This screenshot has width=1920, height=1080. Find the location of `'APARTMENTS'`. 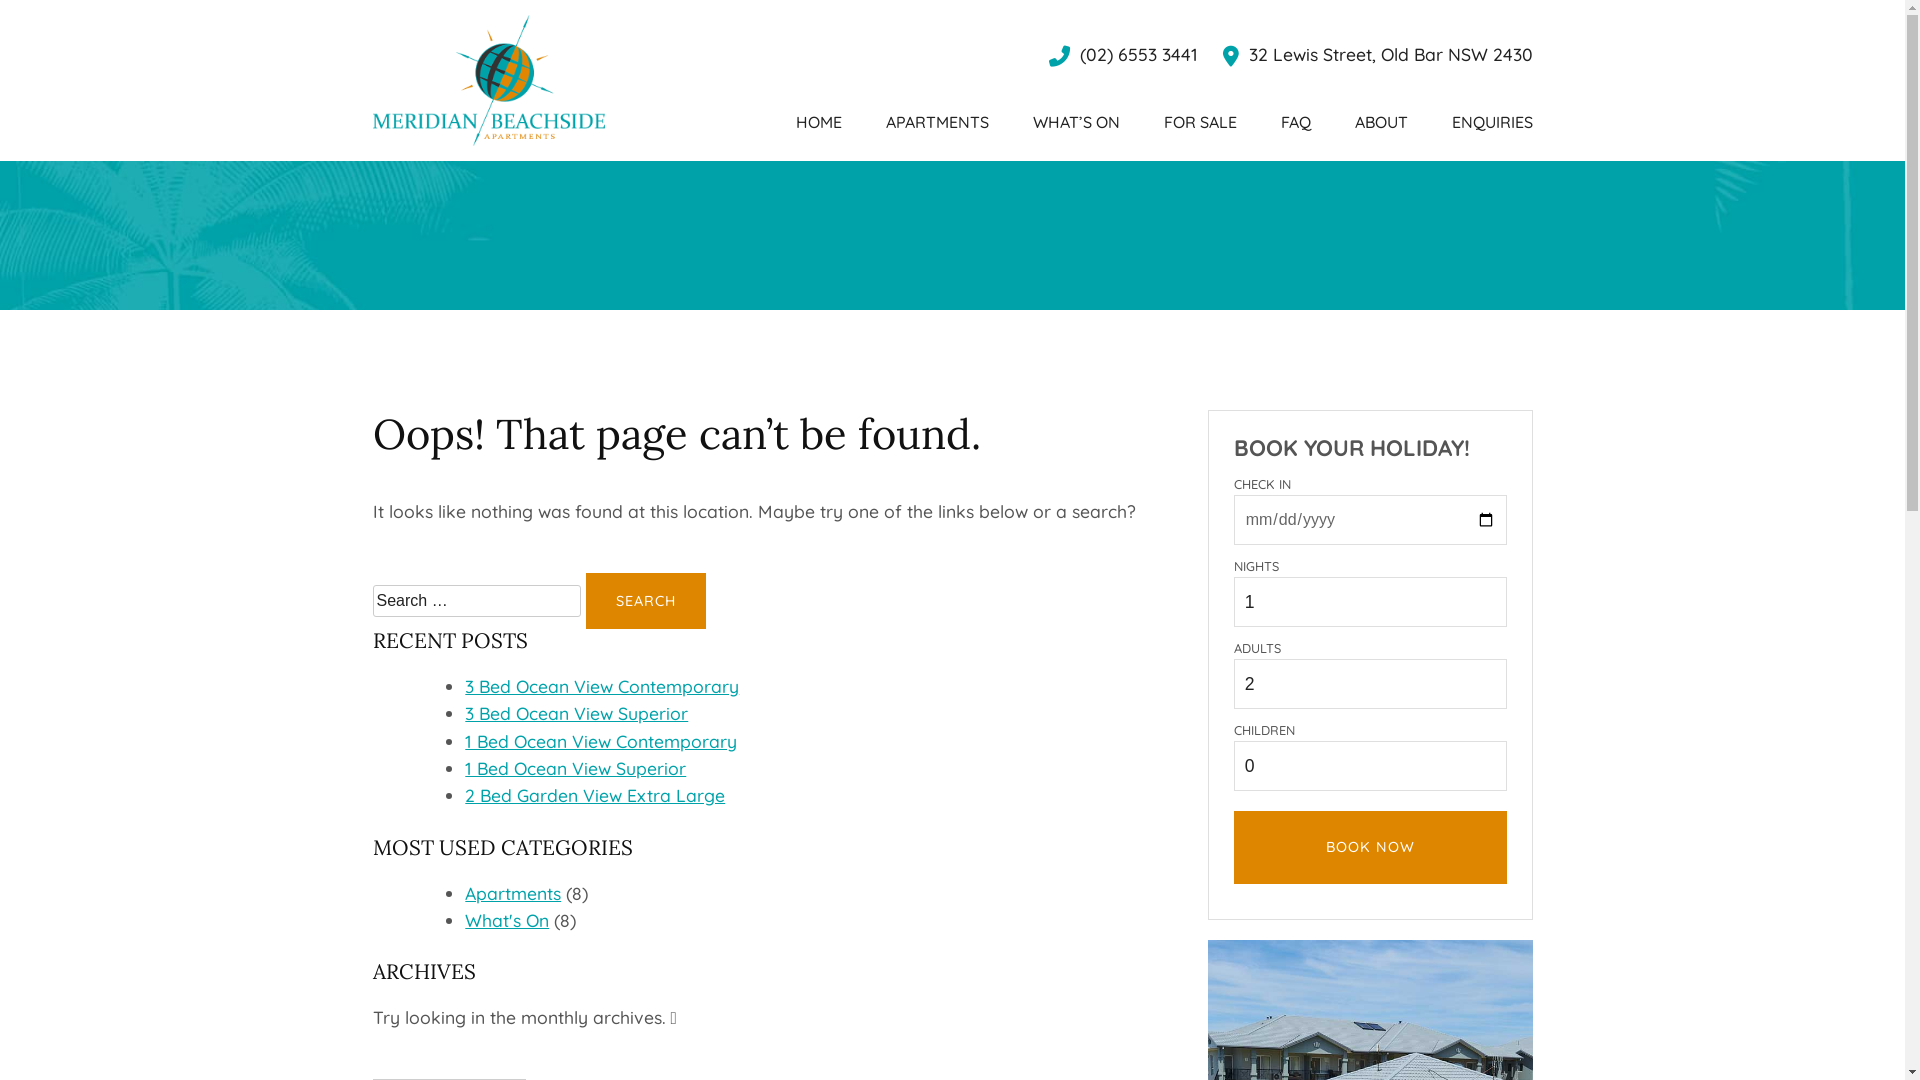

'APARTMENTS' is located at coordinates (936, 122).